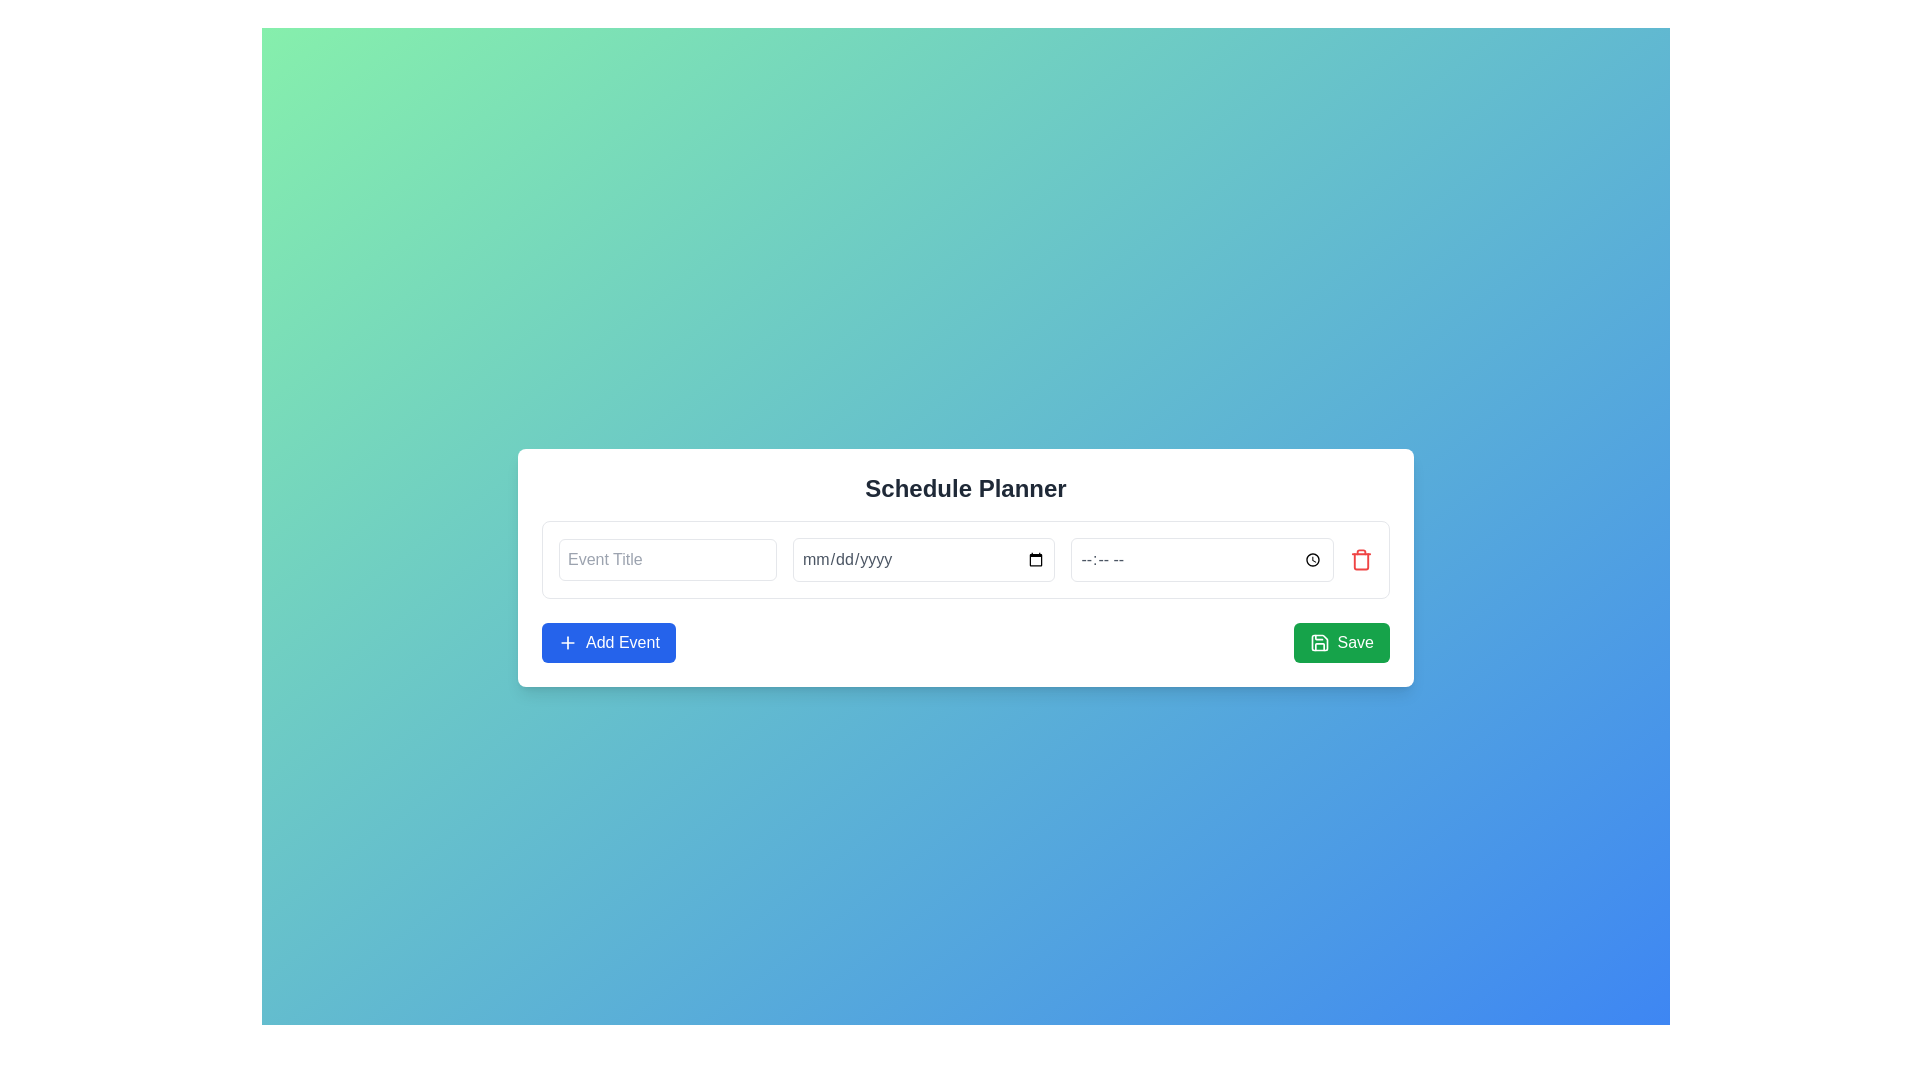 The image size is (1920, 1080). What do you see at coordinates (923, 559) in the screenshot?
I see `a date from the dropdown calendar in the Date input field, which is a rectangular input box with rounded corners and a placeholder 'mm/dd/yyyy', located centrally between a text input field and a time input field` at bounding box center [923, 559].